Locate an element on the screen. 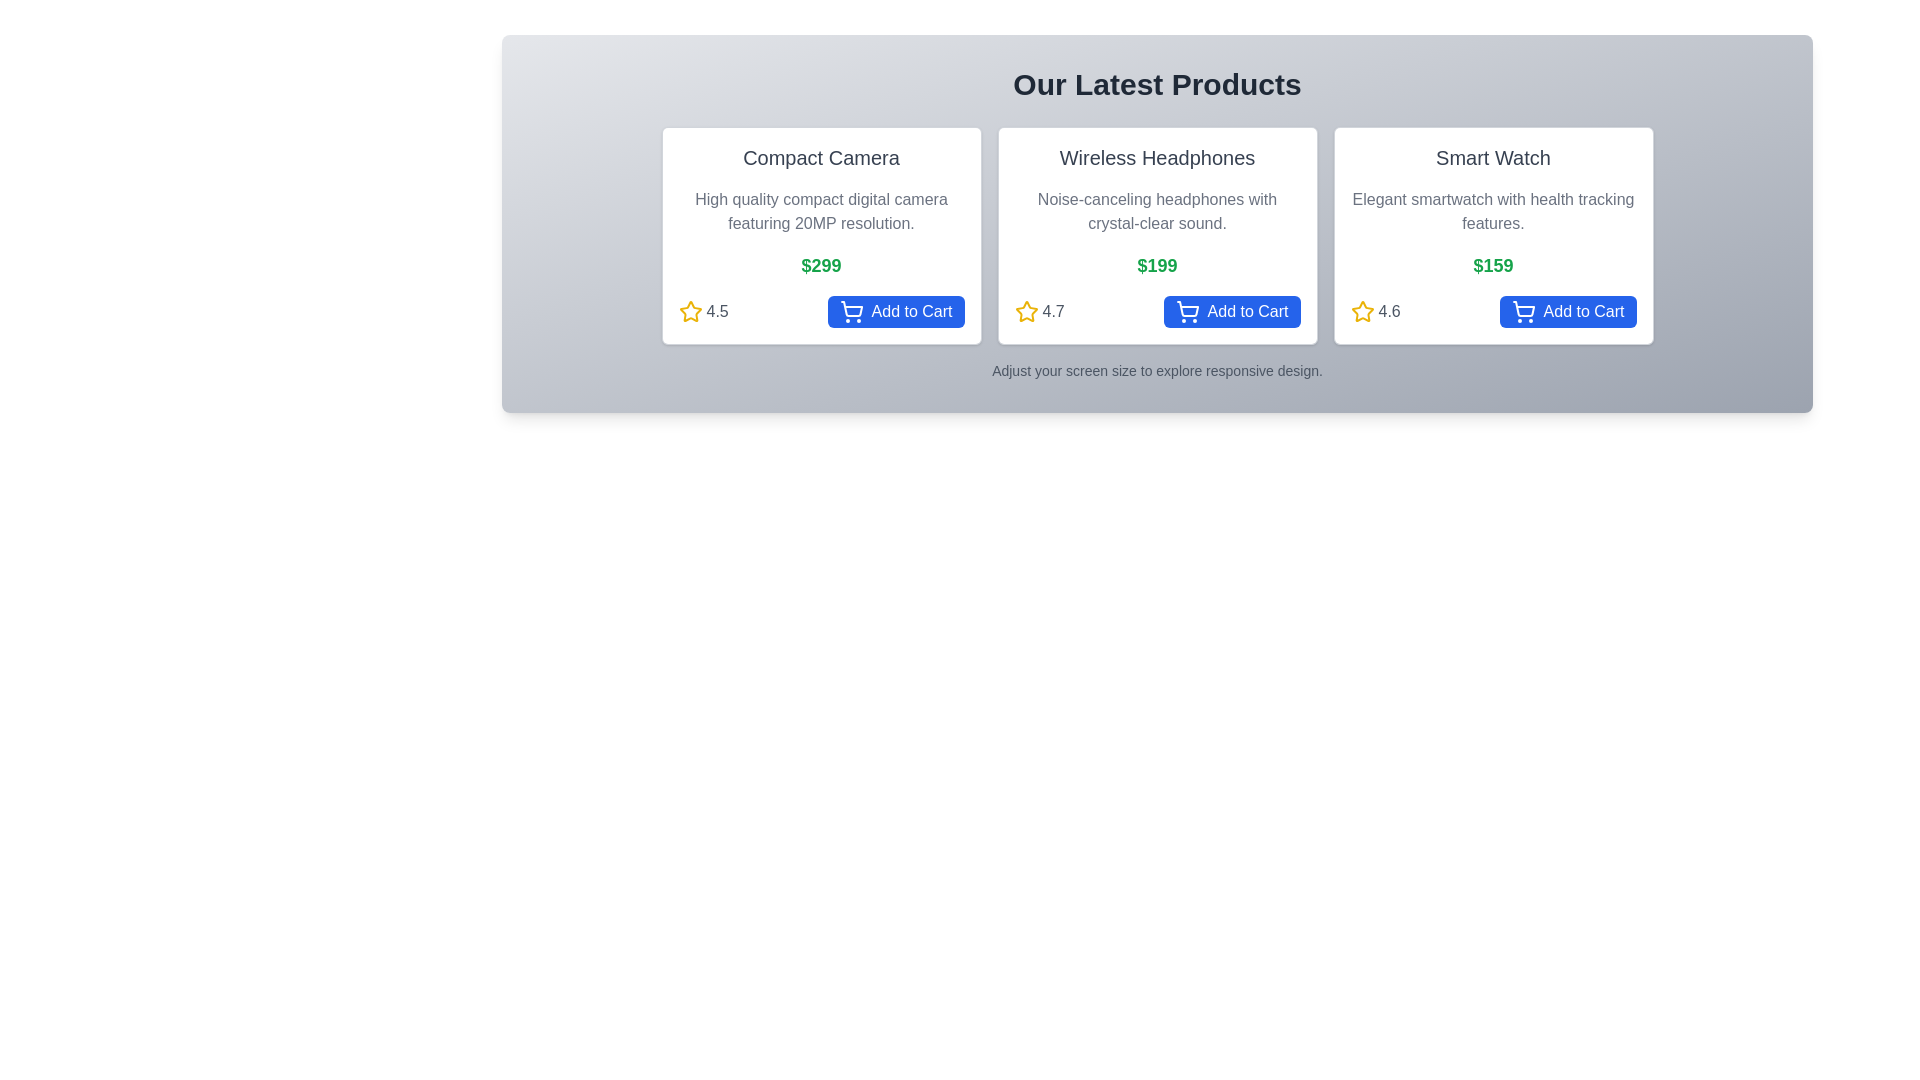  the shopping cart icon located on the left side of the 'Add to Cart' button under the 'Compact Camera' section is located at coordinates (851, 312).